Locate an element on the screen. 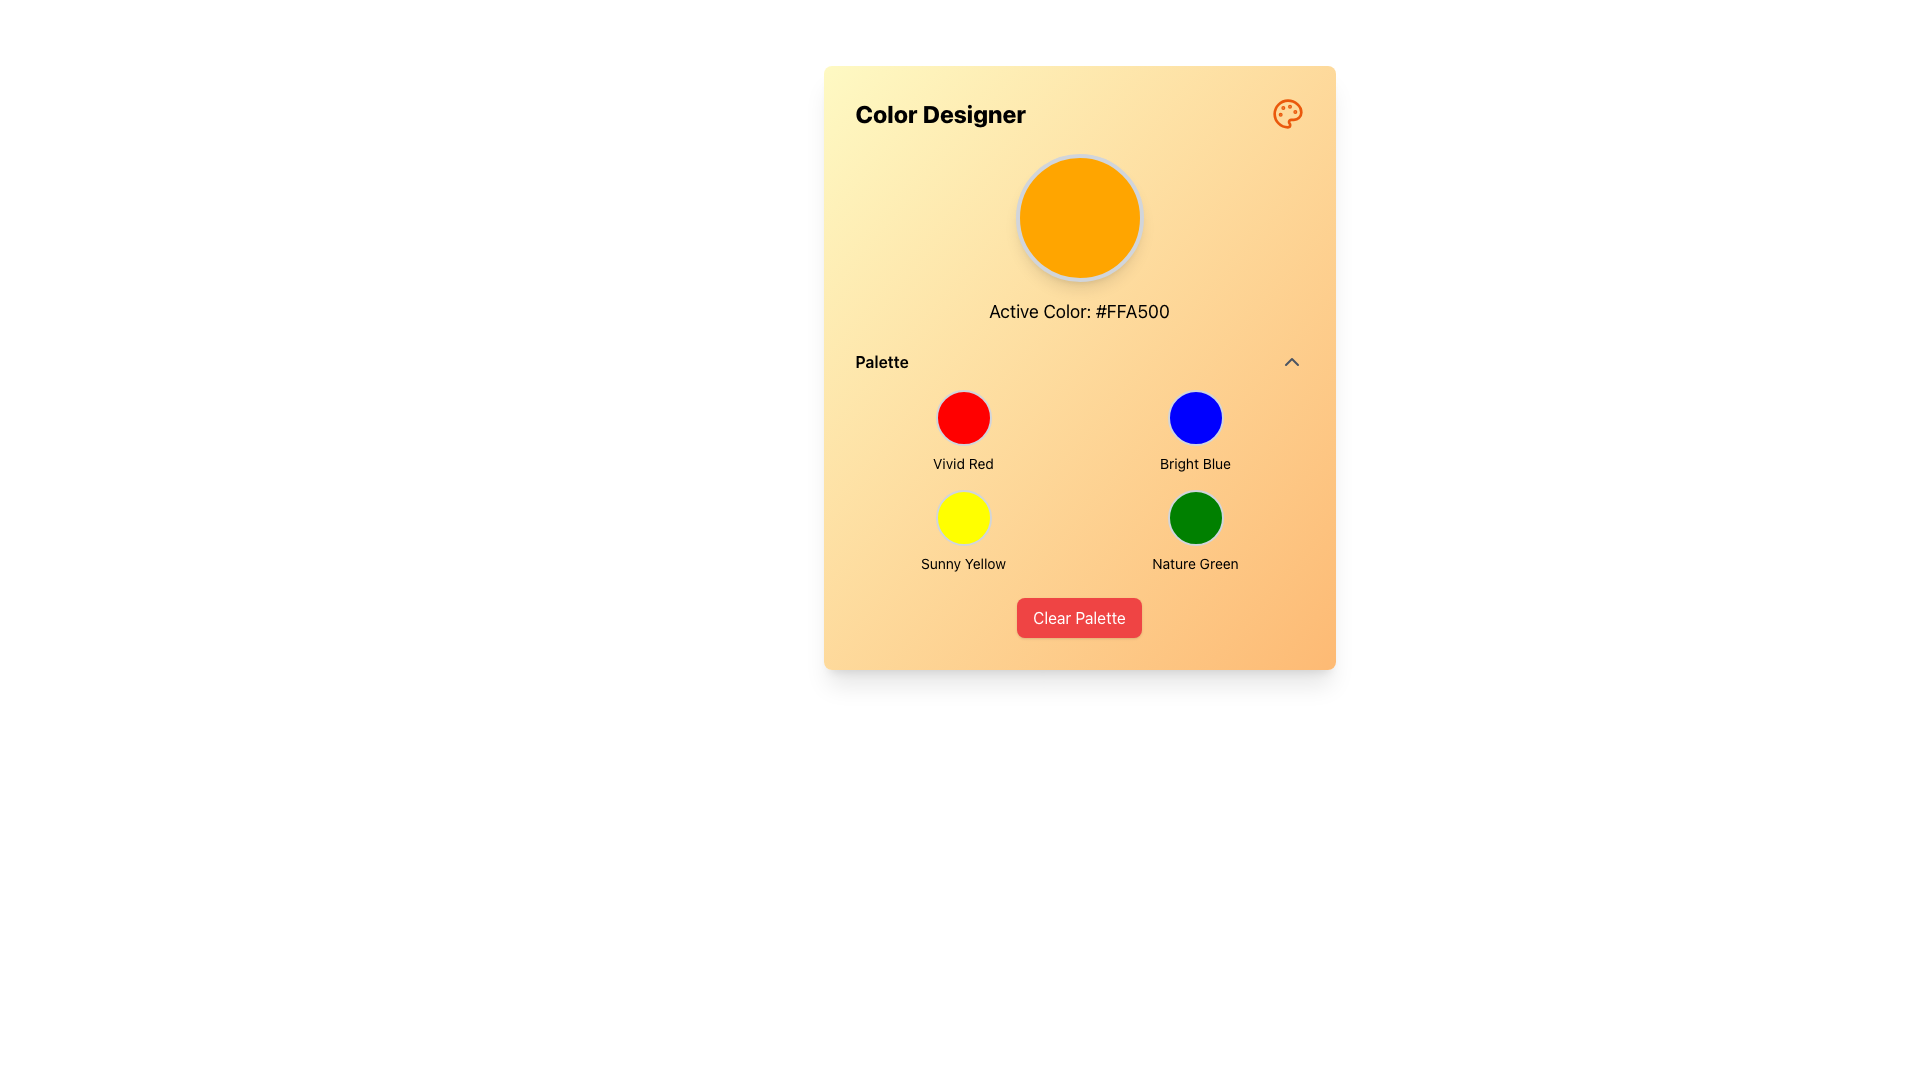 The width and height of the screenshot is (1920, 1080). the Text Label that identifies the blue color swatch in the 'Color Designer' dialog under the 'Palette' section is located at coordinates (1195, 463).